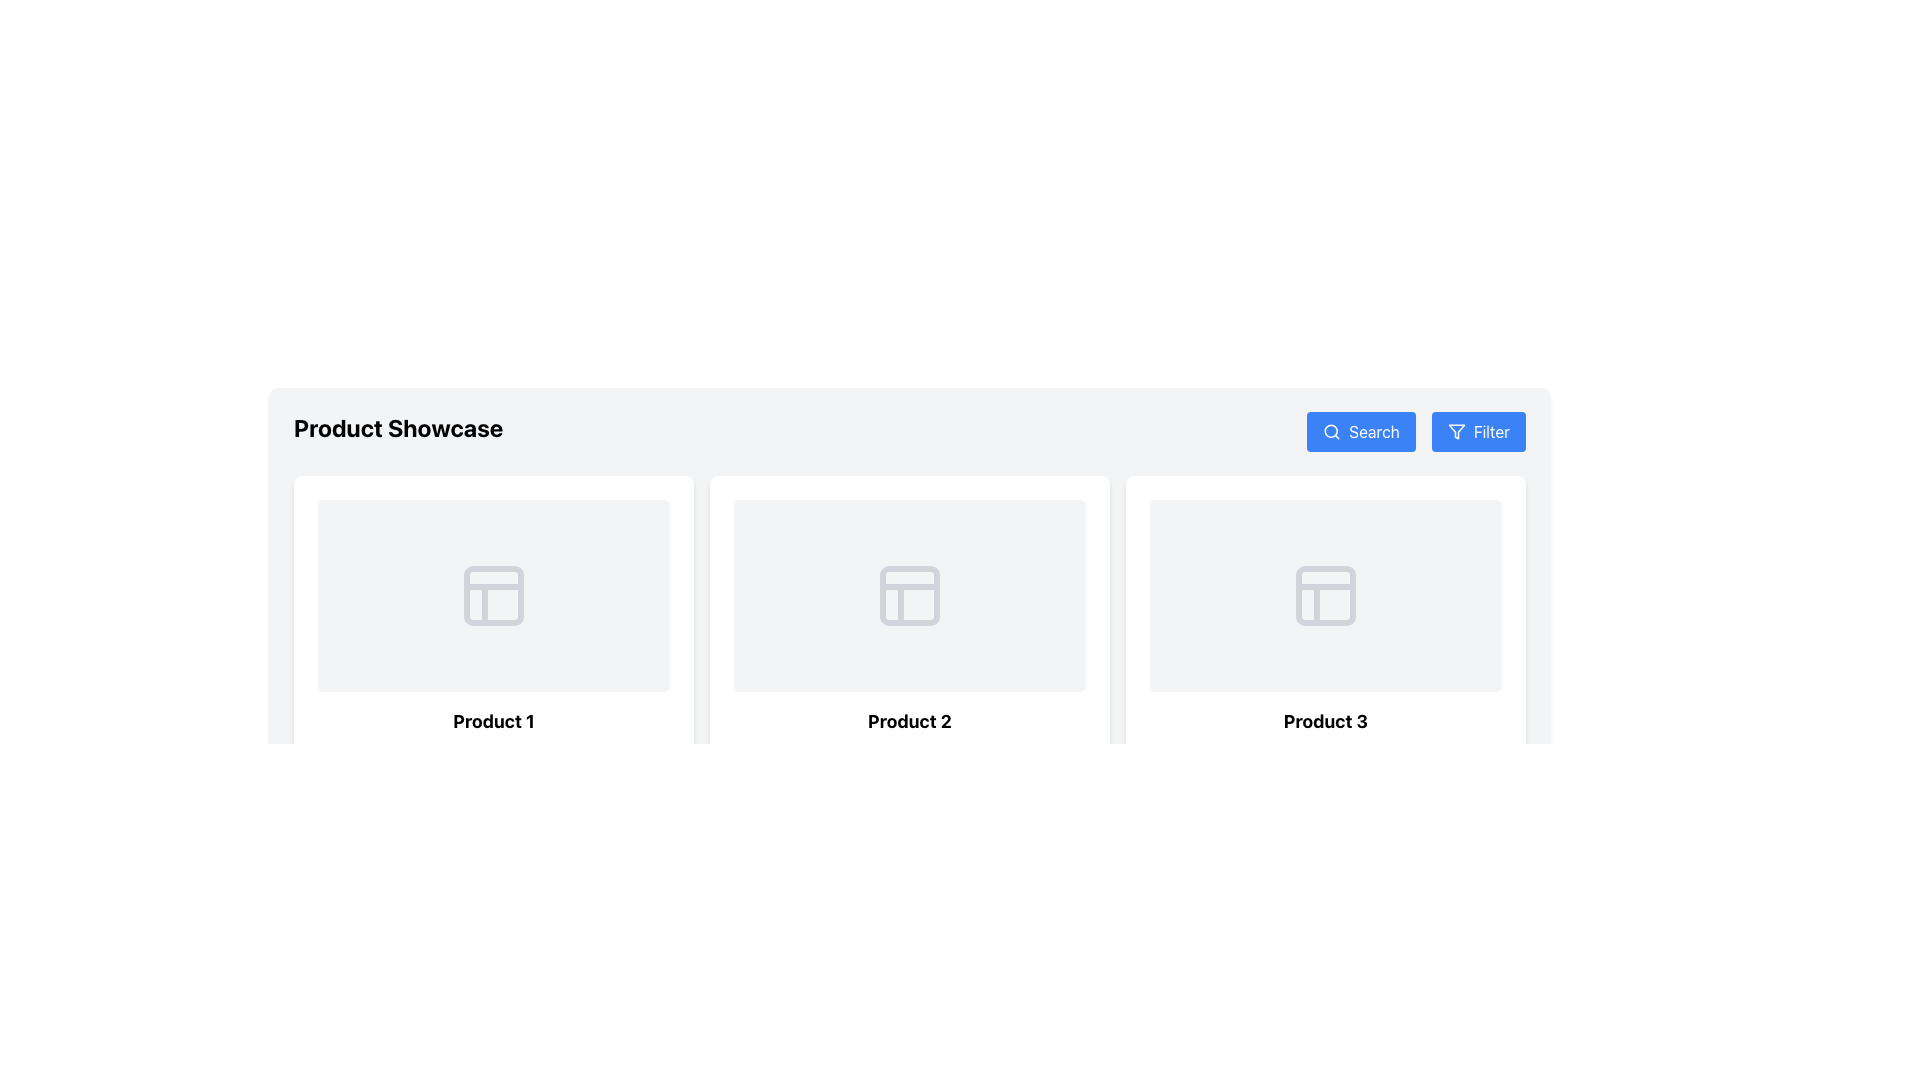  I want to click on the decorative icon located at the center of the 'Product 2' card, so click(909, 595).